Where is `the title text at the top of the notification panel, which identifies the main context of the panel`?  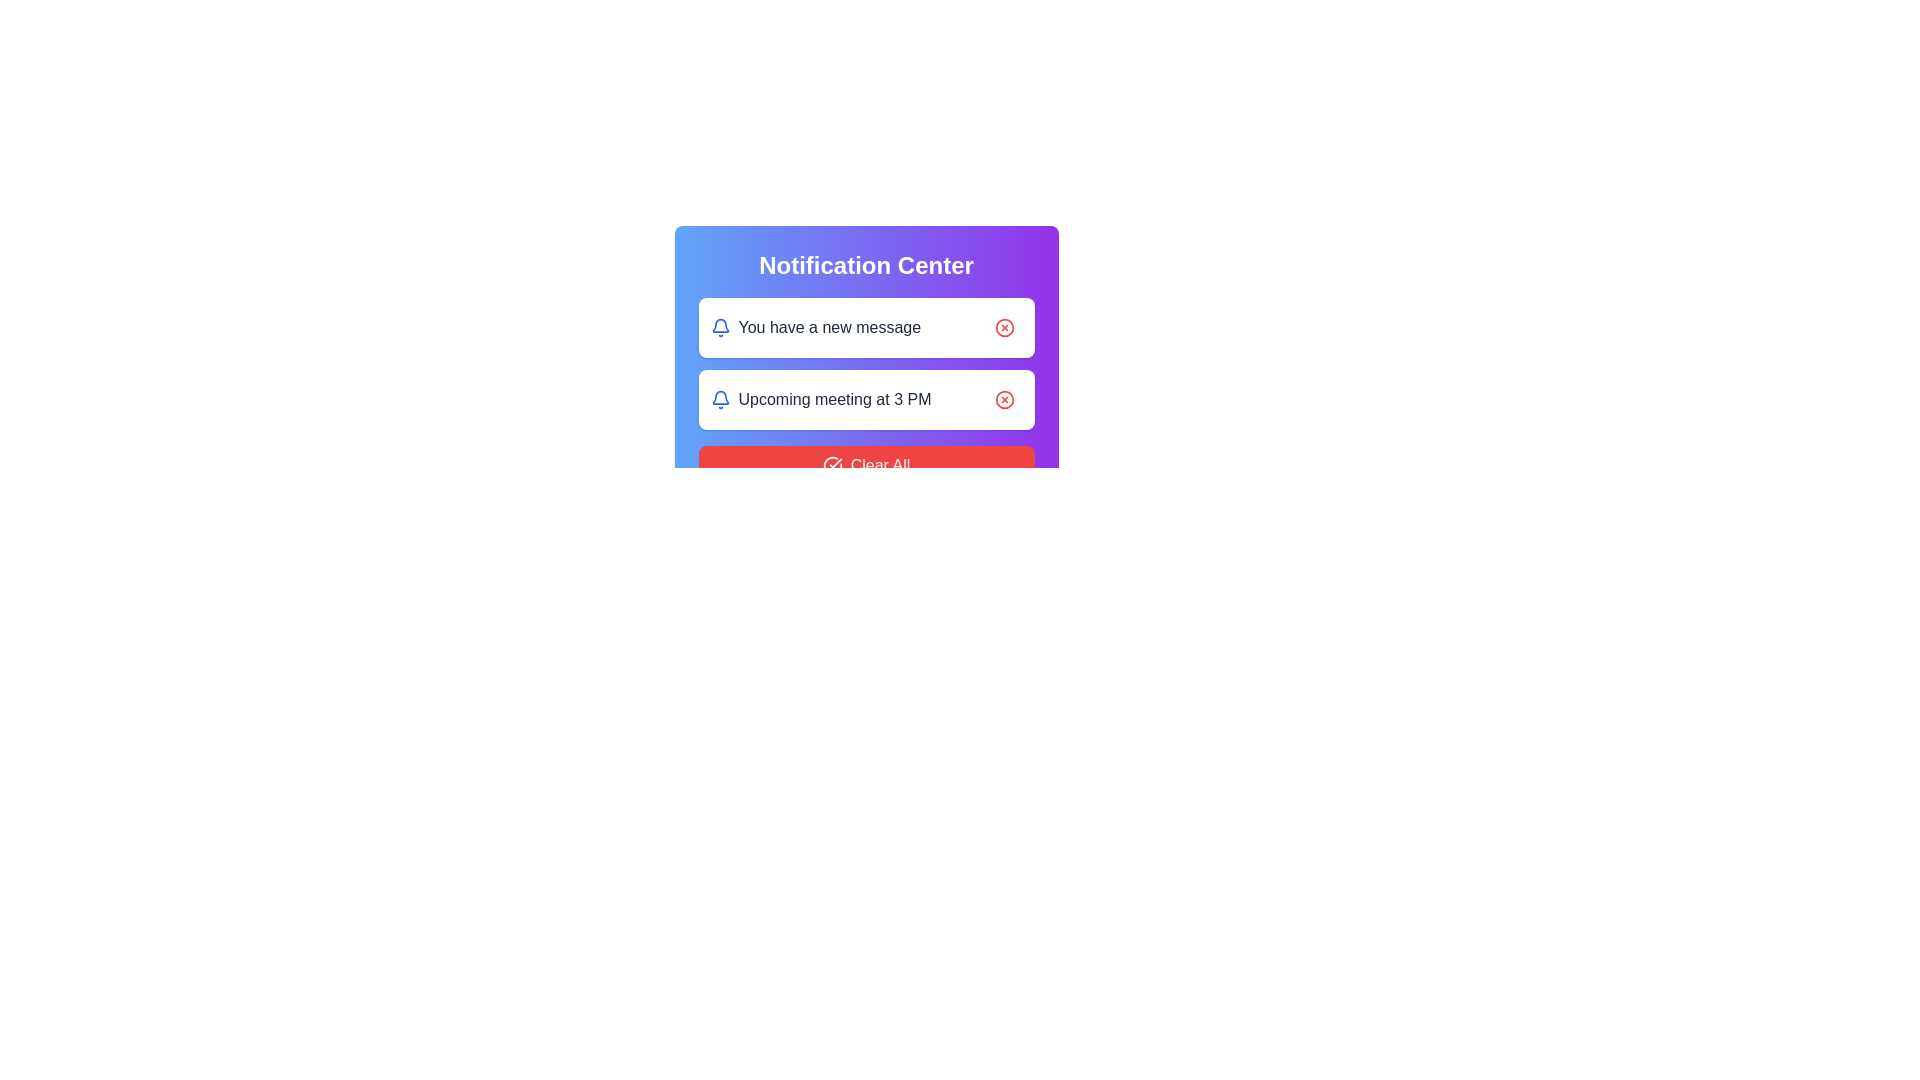
the title text at the top of the notification panel, which identifies the main context of the panel is located at coordinates (866, 265).